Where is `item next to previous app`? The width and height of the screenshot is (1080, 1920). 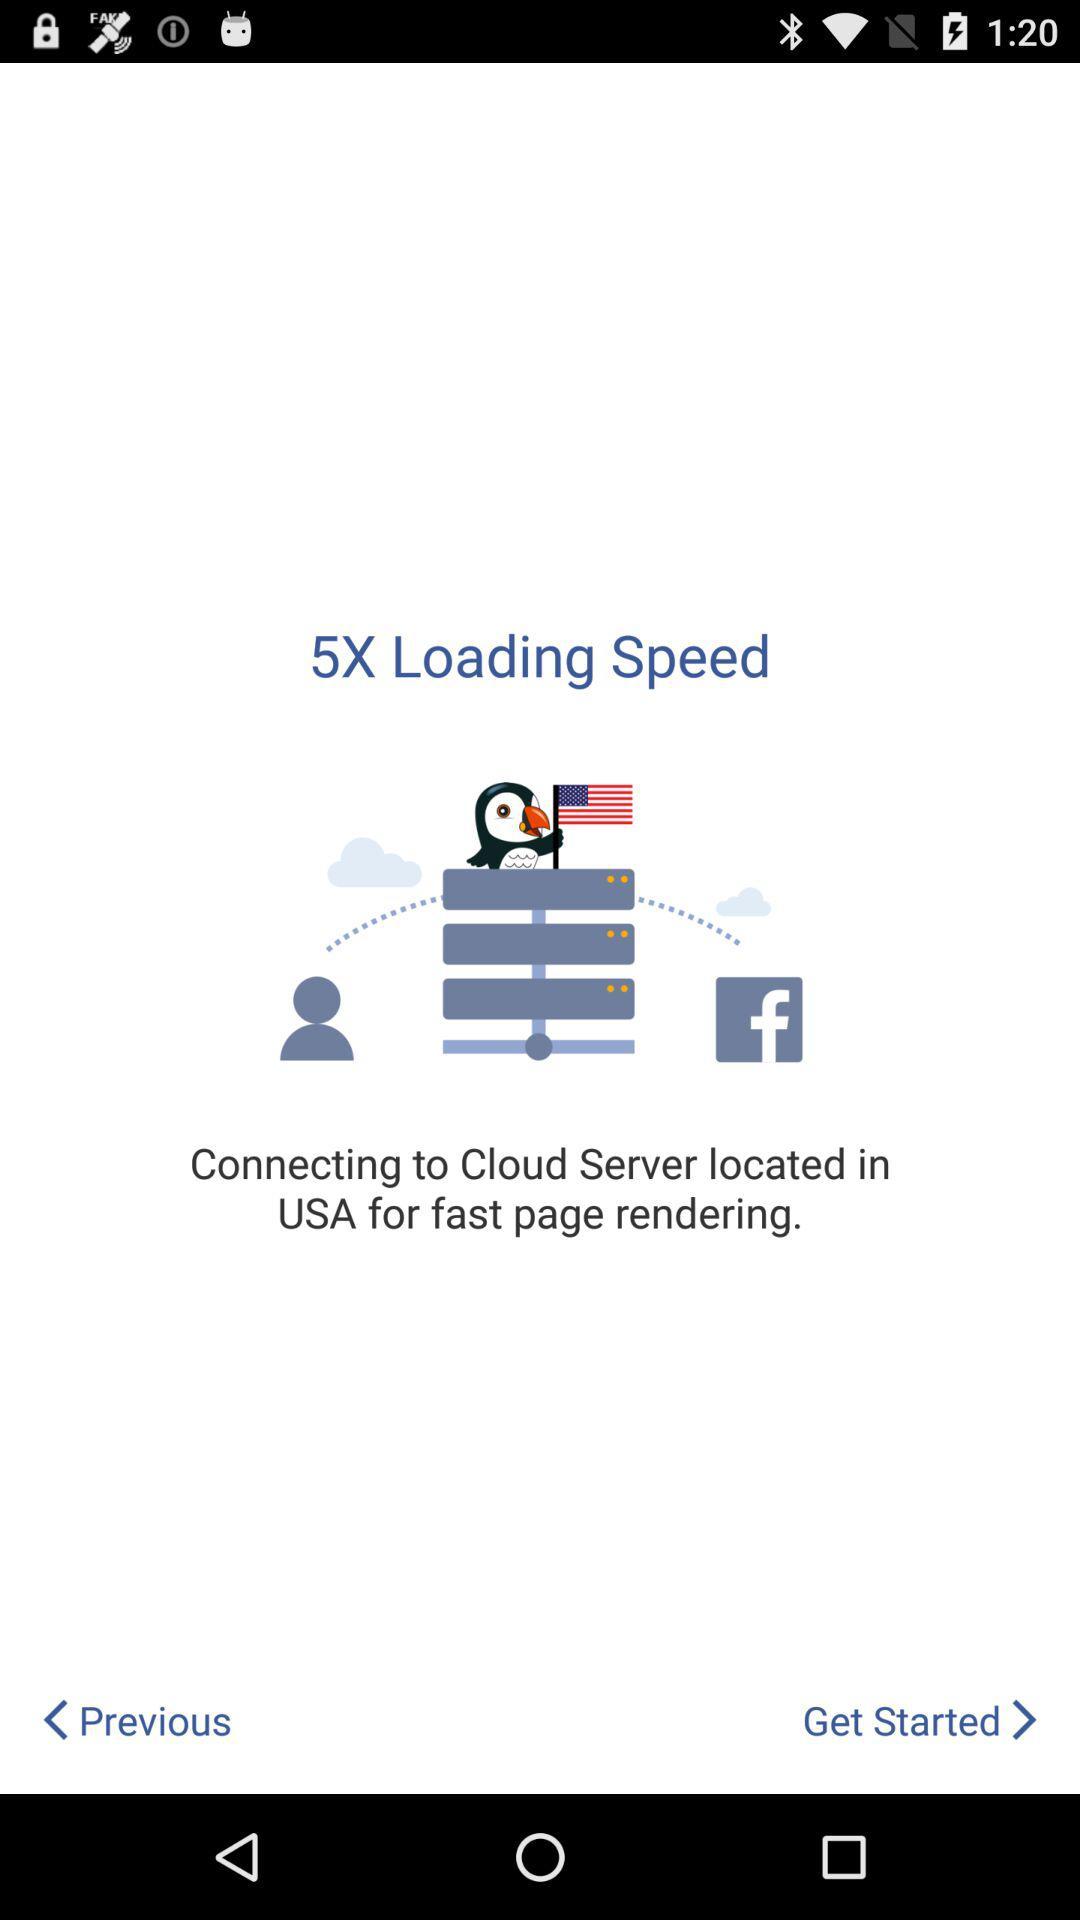 item next to previous app is located at coordinates (920, 1719).